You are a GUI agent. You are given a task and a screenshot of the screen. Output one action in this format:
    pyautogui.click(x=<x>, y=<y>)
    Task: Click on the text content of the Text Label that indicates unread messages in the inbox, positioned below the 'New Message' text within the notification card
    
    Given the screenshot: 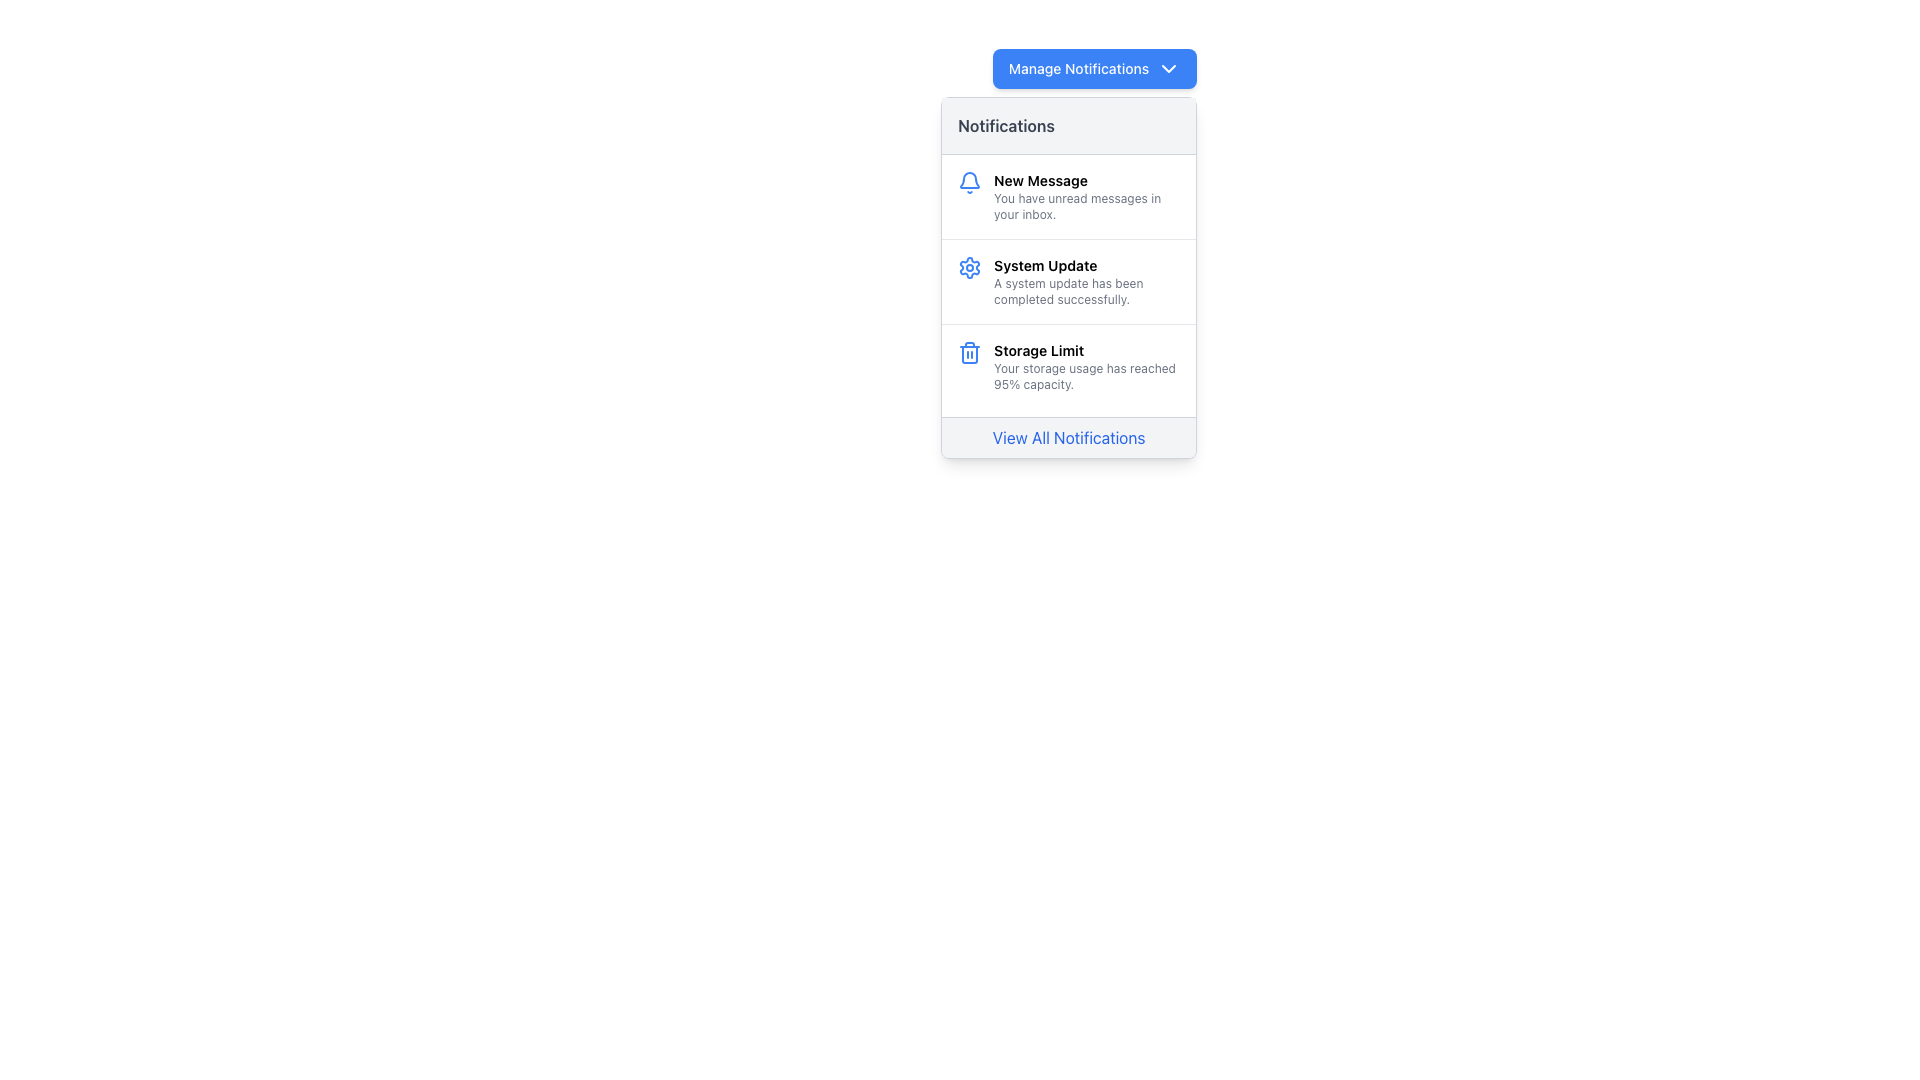 What is the action you would take?
    pyautogui.click(x=1086, y=207)
    